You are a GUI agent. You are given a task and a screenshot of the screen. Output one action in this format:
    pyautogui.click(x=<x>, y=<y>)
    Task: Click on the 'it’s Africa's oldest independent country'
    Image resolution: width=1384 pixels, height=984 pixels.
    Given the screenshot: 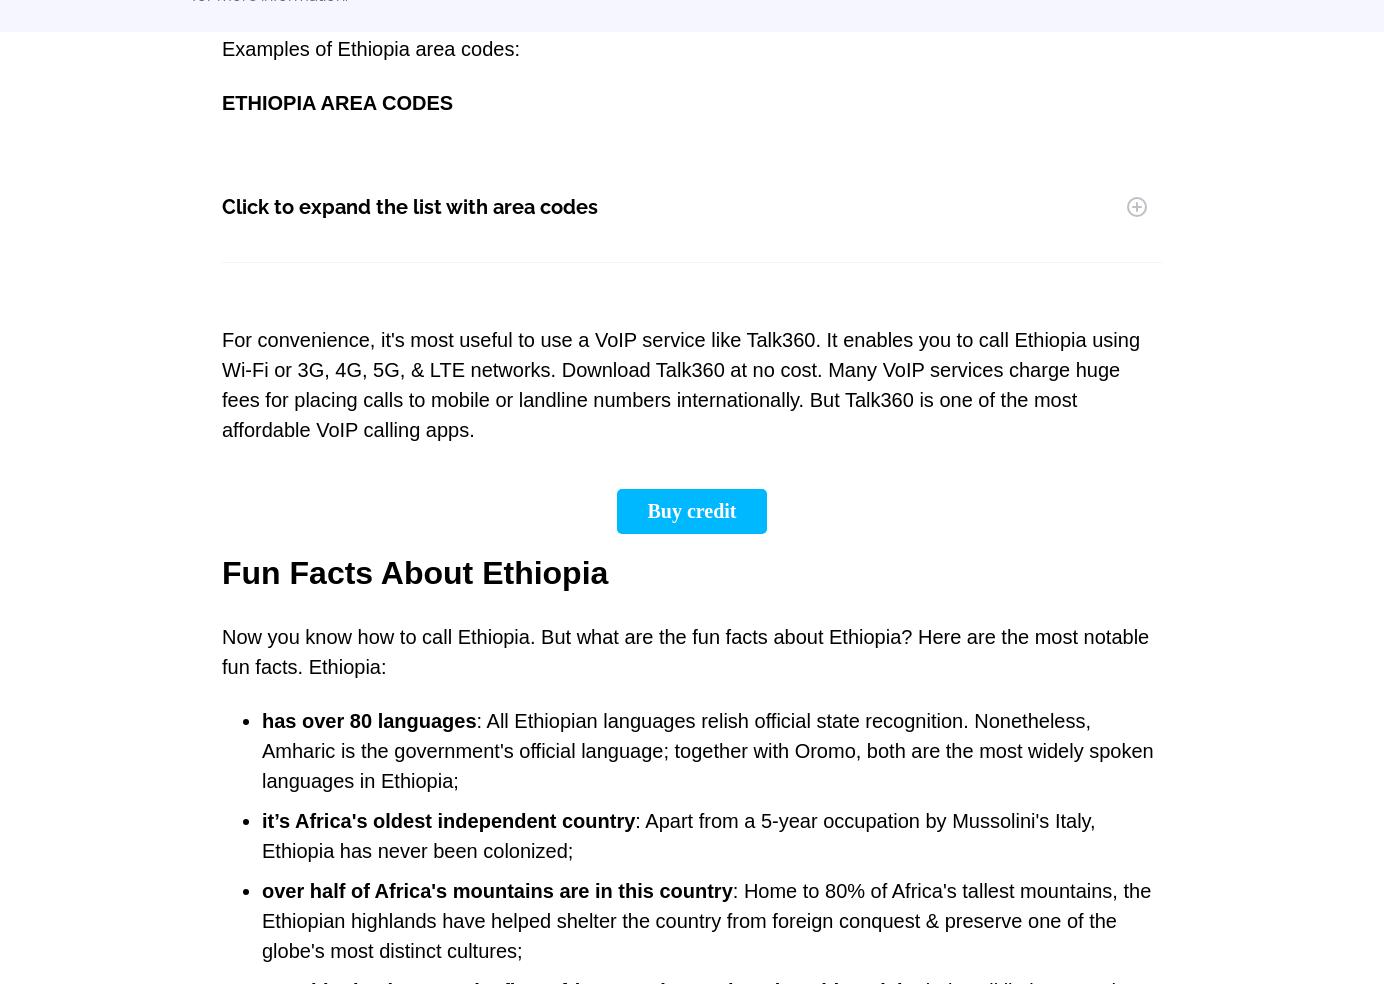 What is the action you would take?
    pyautogui.click(x=448, y=819)
    